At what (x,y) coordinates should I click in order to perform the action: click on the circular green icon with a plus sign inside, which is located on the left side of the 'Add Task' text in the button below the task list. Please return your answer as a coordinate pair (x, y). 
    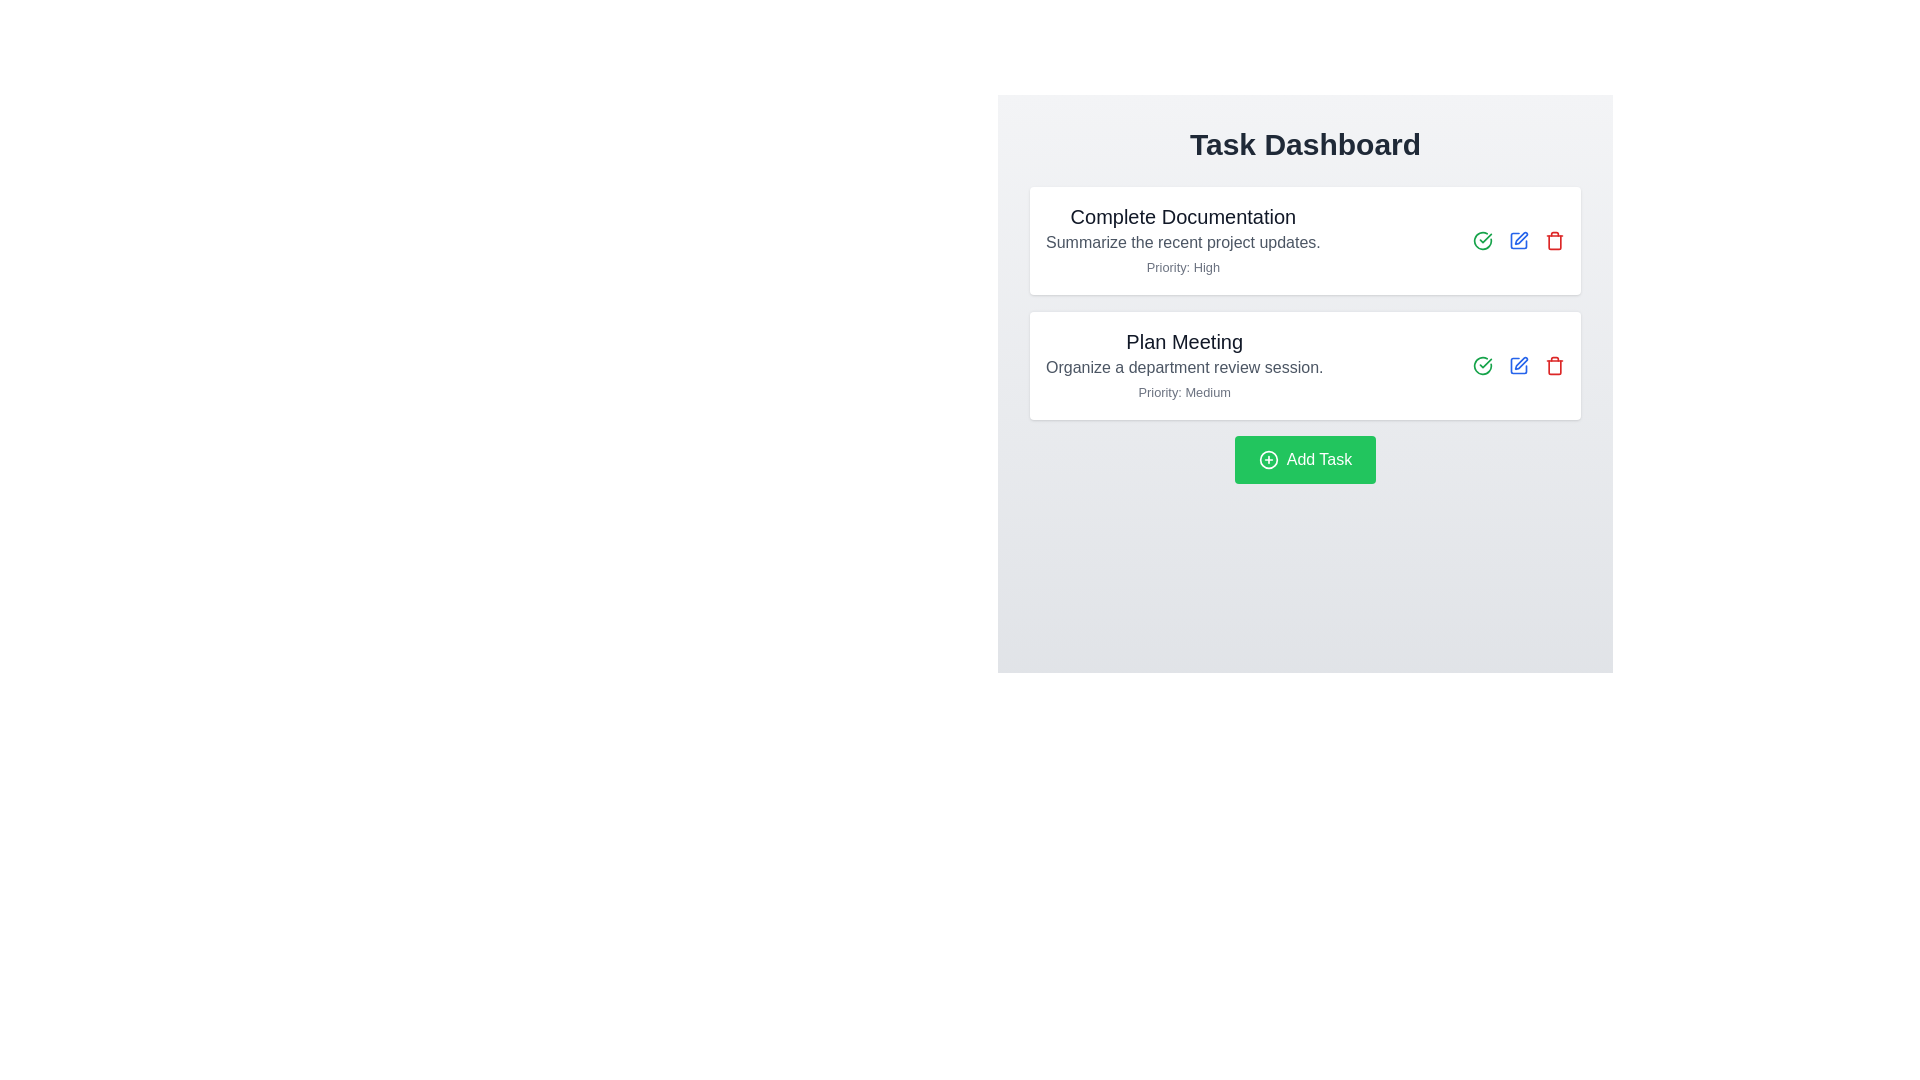
    Looking at the image, I should click on (1267, 459).